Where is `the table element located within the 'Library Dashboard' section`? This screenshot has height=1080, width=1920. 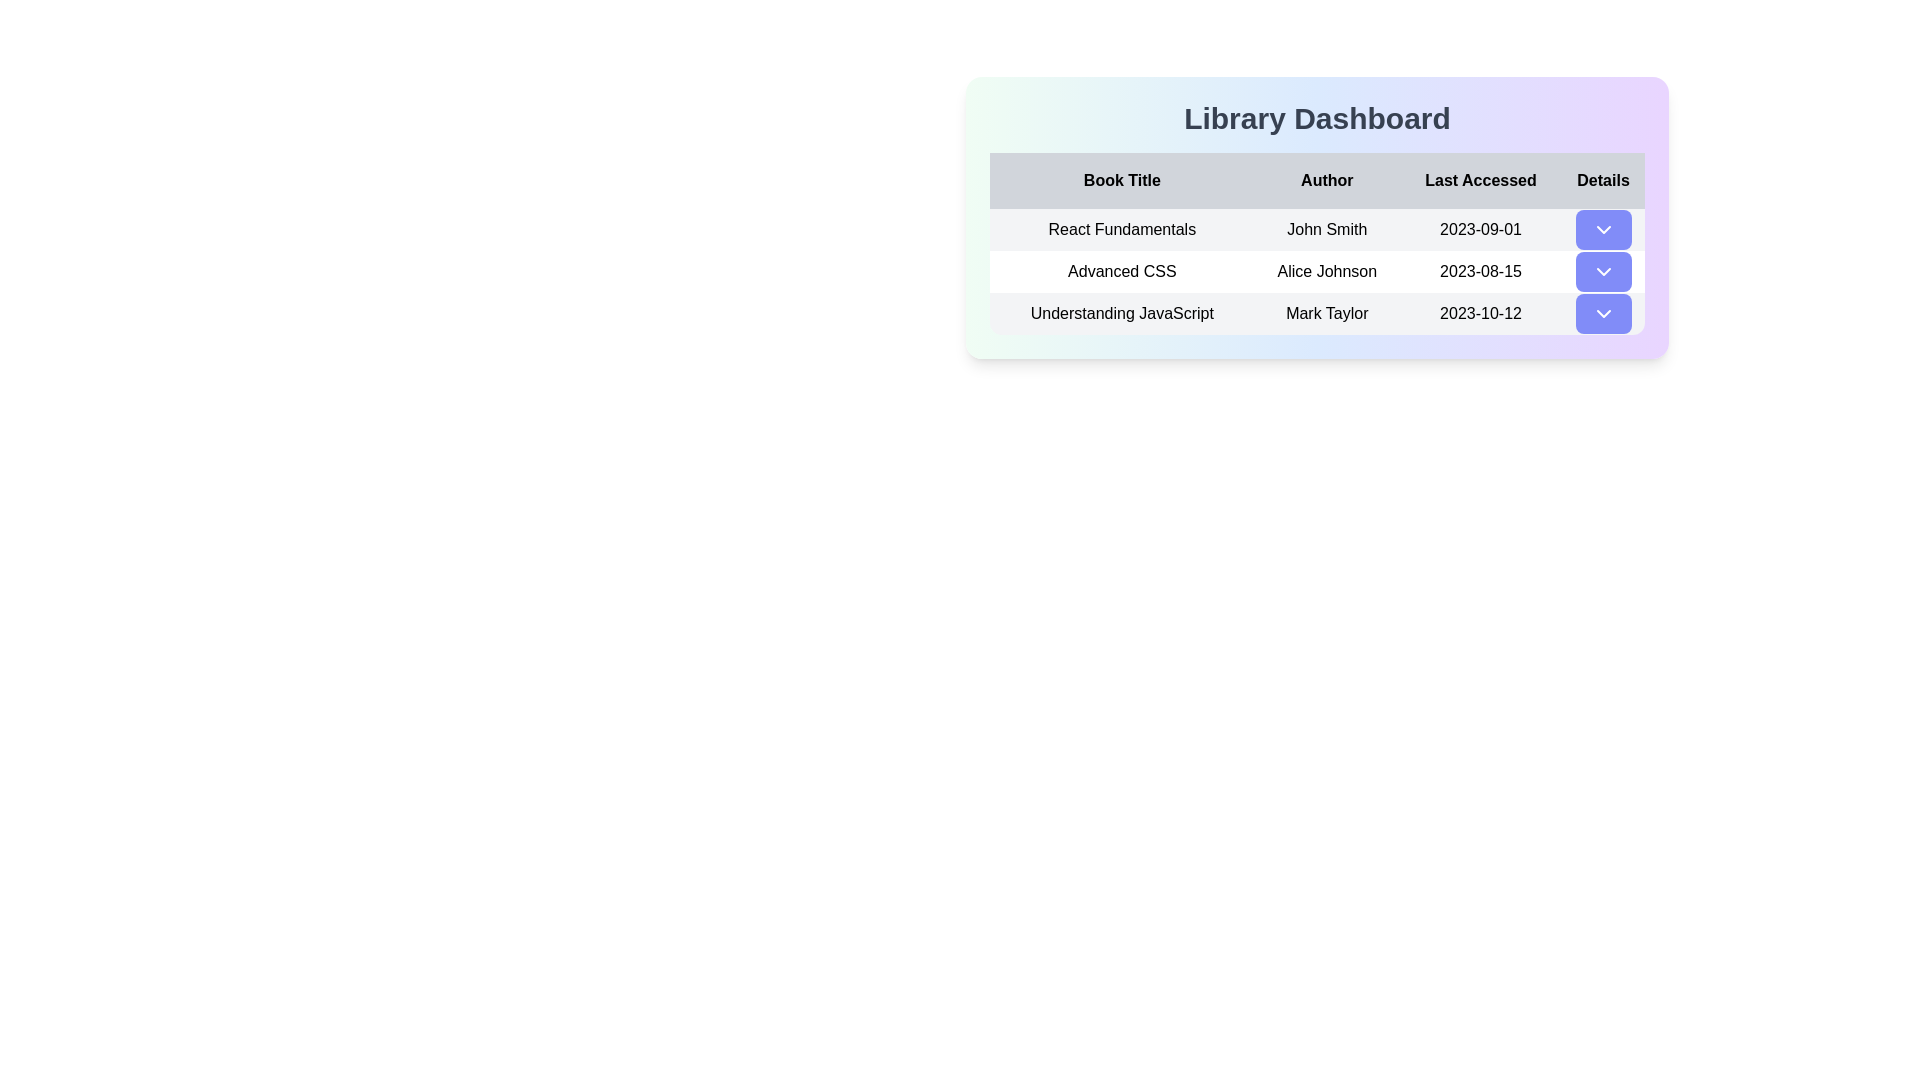 the table element located within the 'Library Dashboard' section is located at coordinates (1317, 242).